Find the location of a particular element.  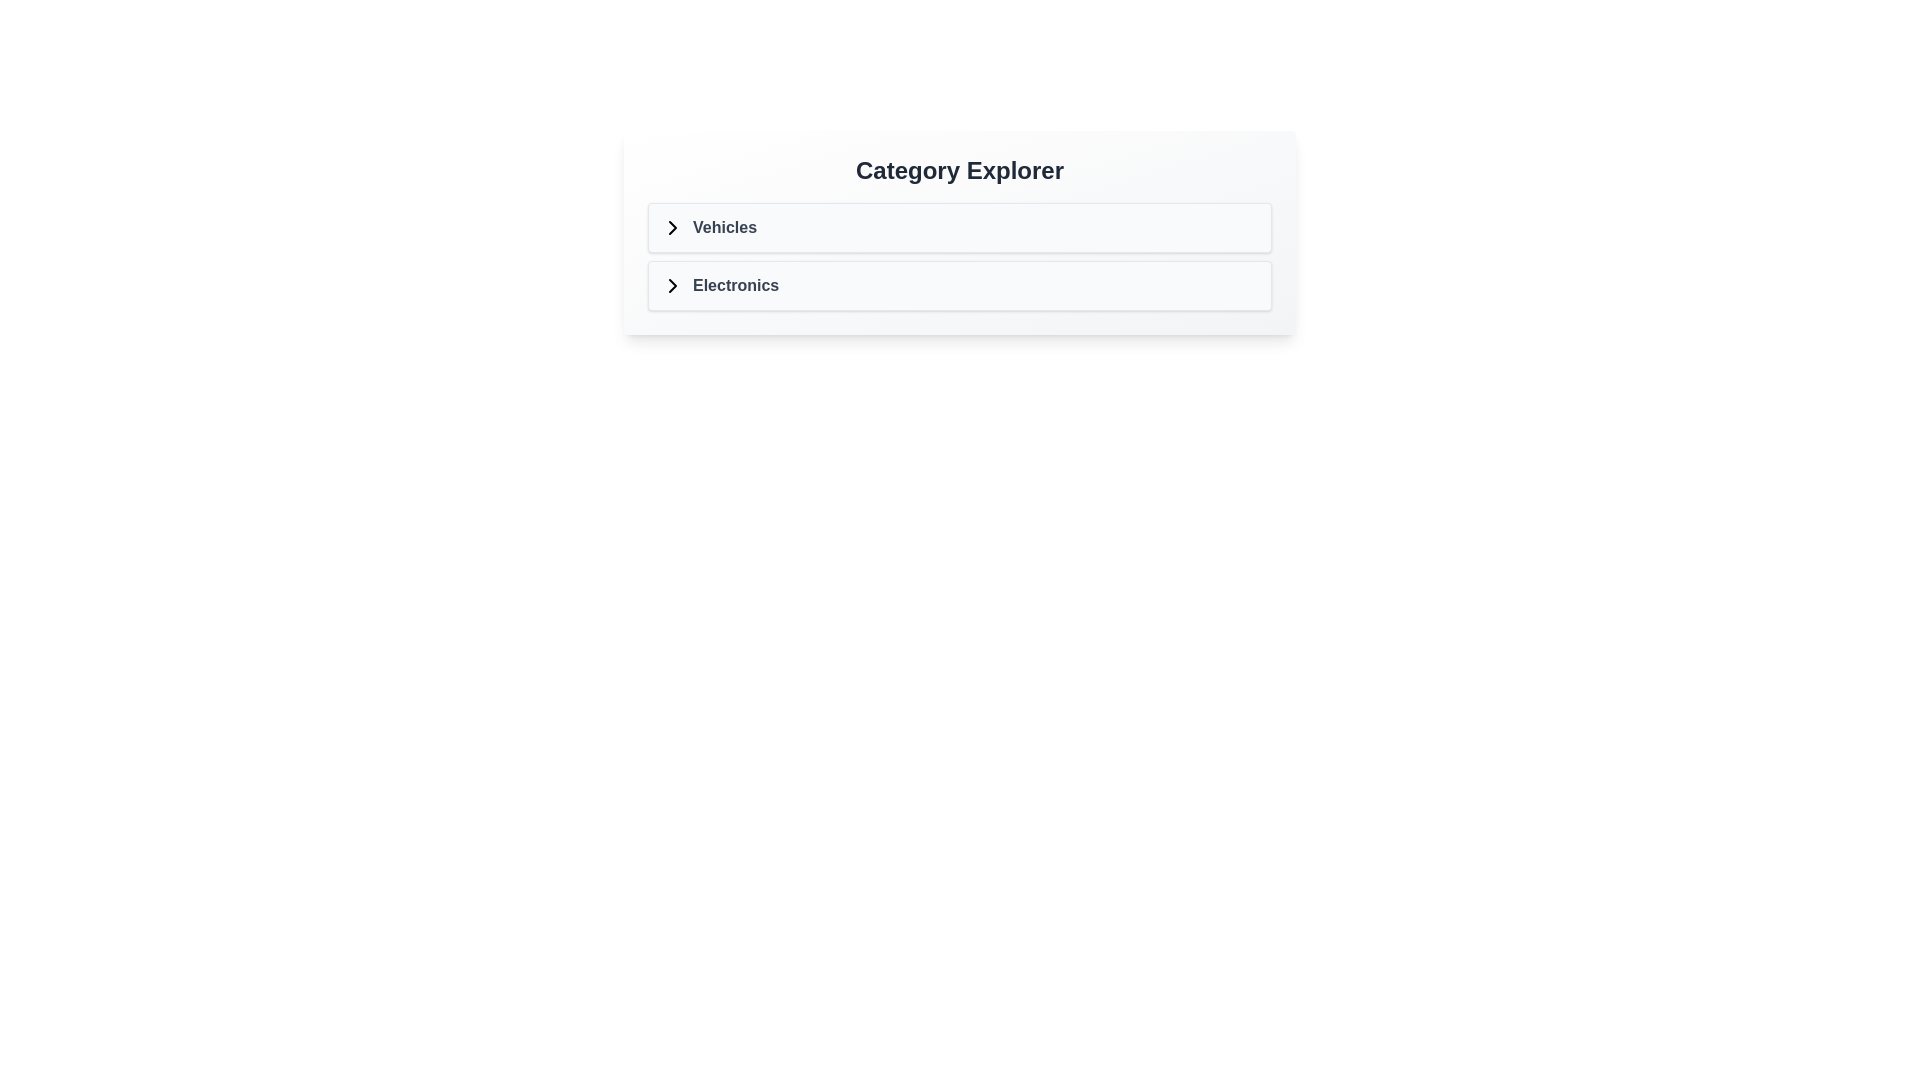

the 'Electronics' text label, which is styled in bold dark gray font and located in the second row of the category list under 'Category Explorer' is located at coordinates (735, 285).